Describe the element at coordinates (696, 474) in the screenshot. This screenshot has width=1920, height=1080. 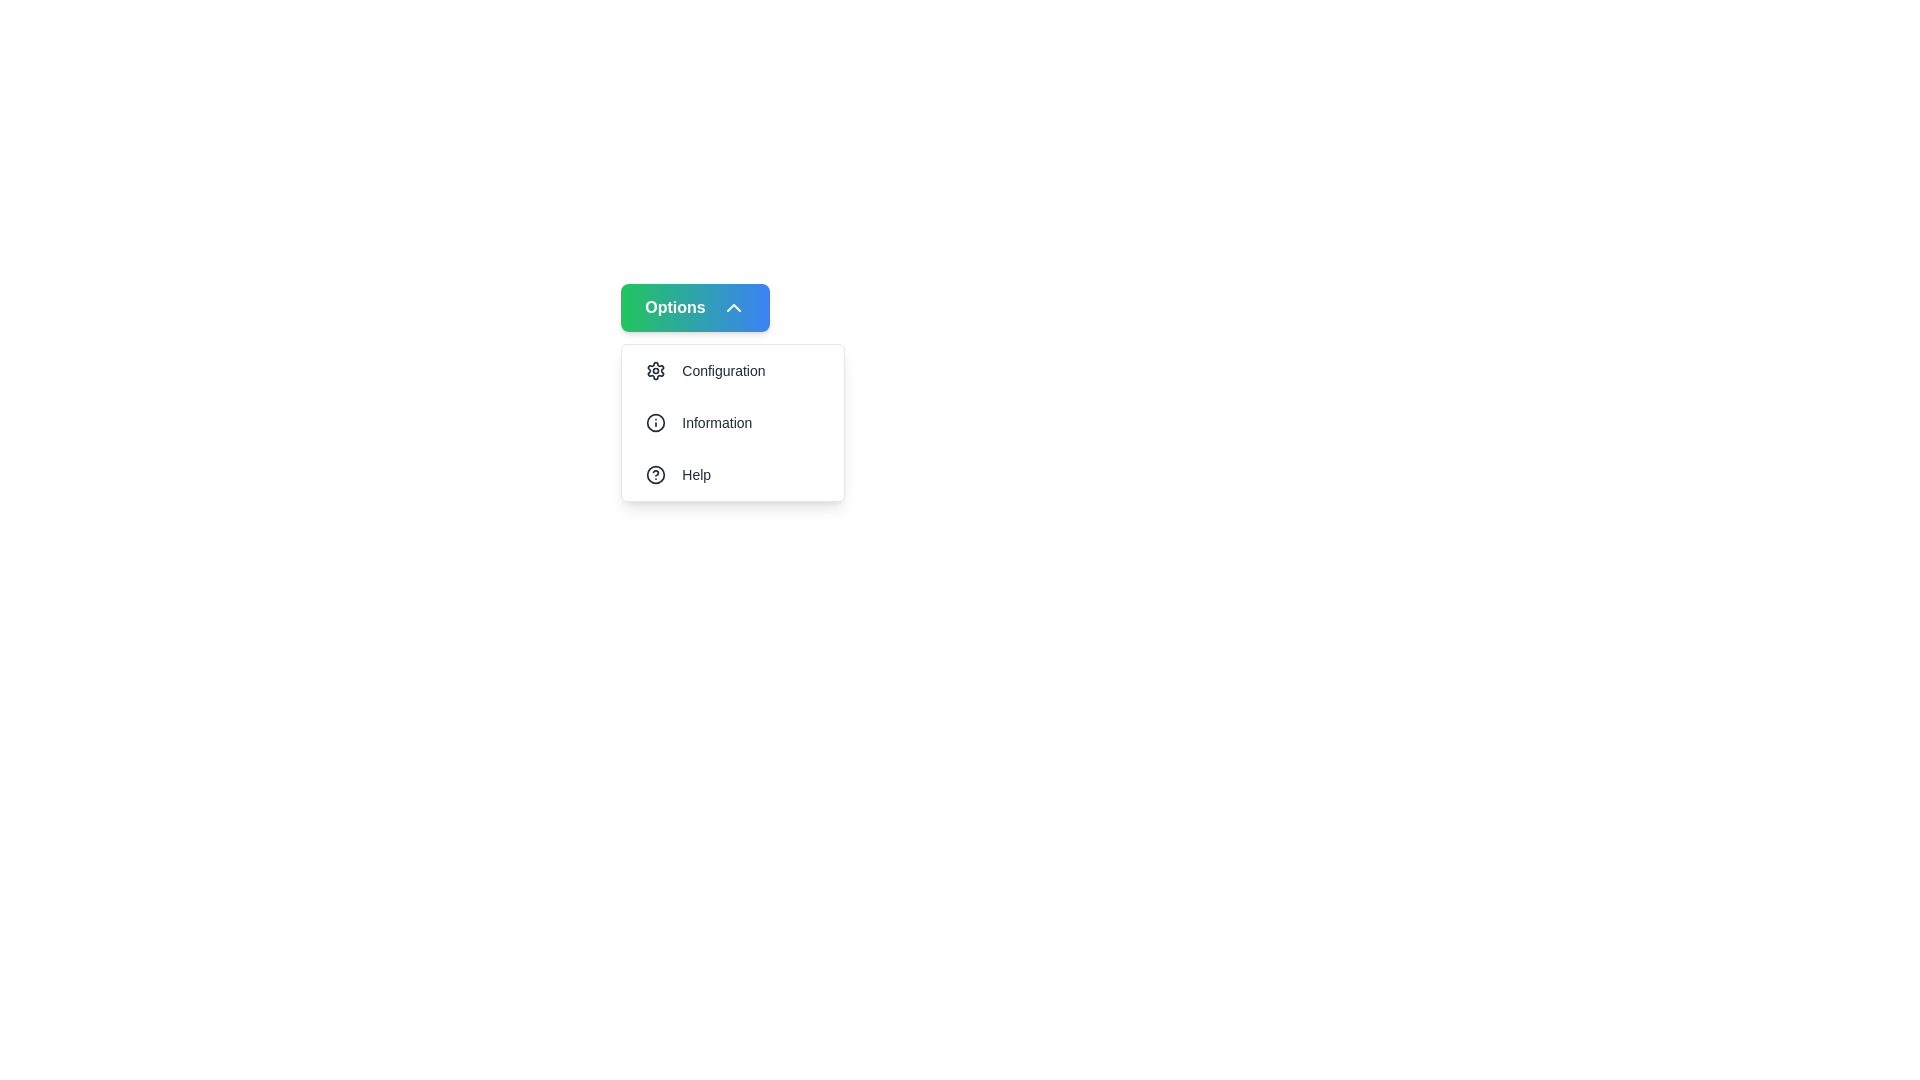
I see `the 'Help' text label located to the right of the question mark icon` at that location.